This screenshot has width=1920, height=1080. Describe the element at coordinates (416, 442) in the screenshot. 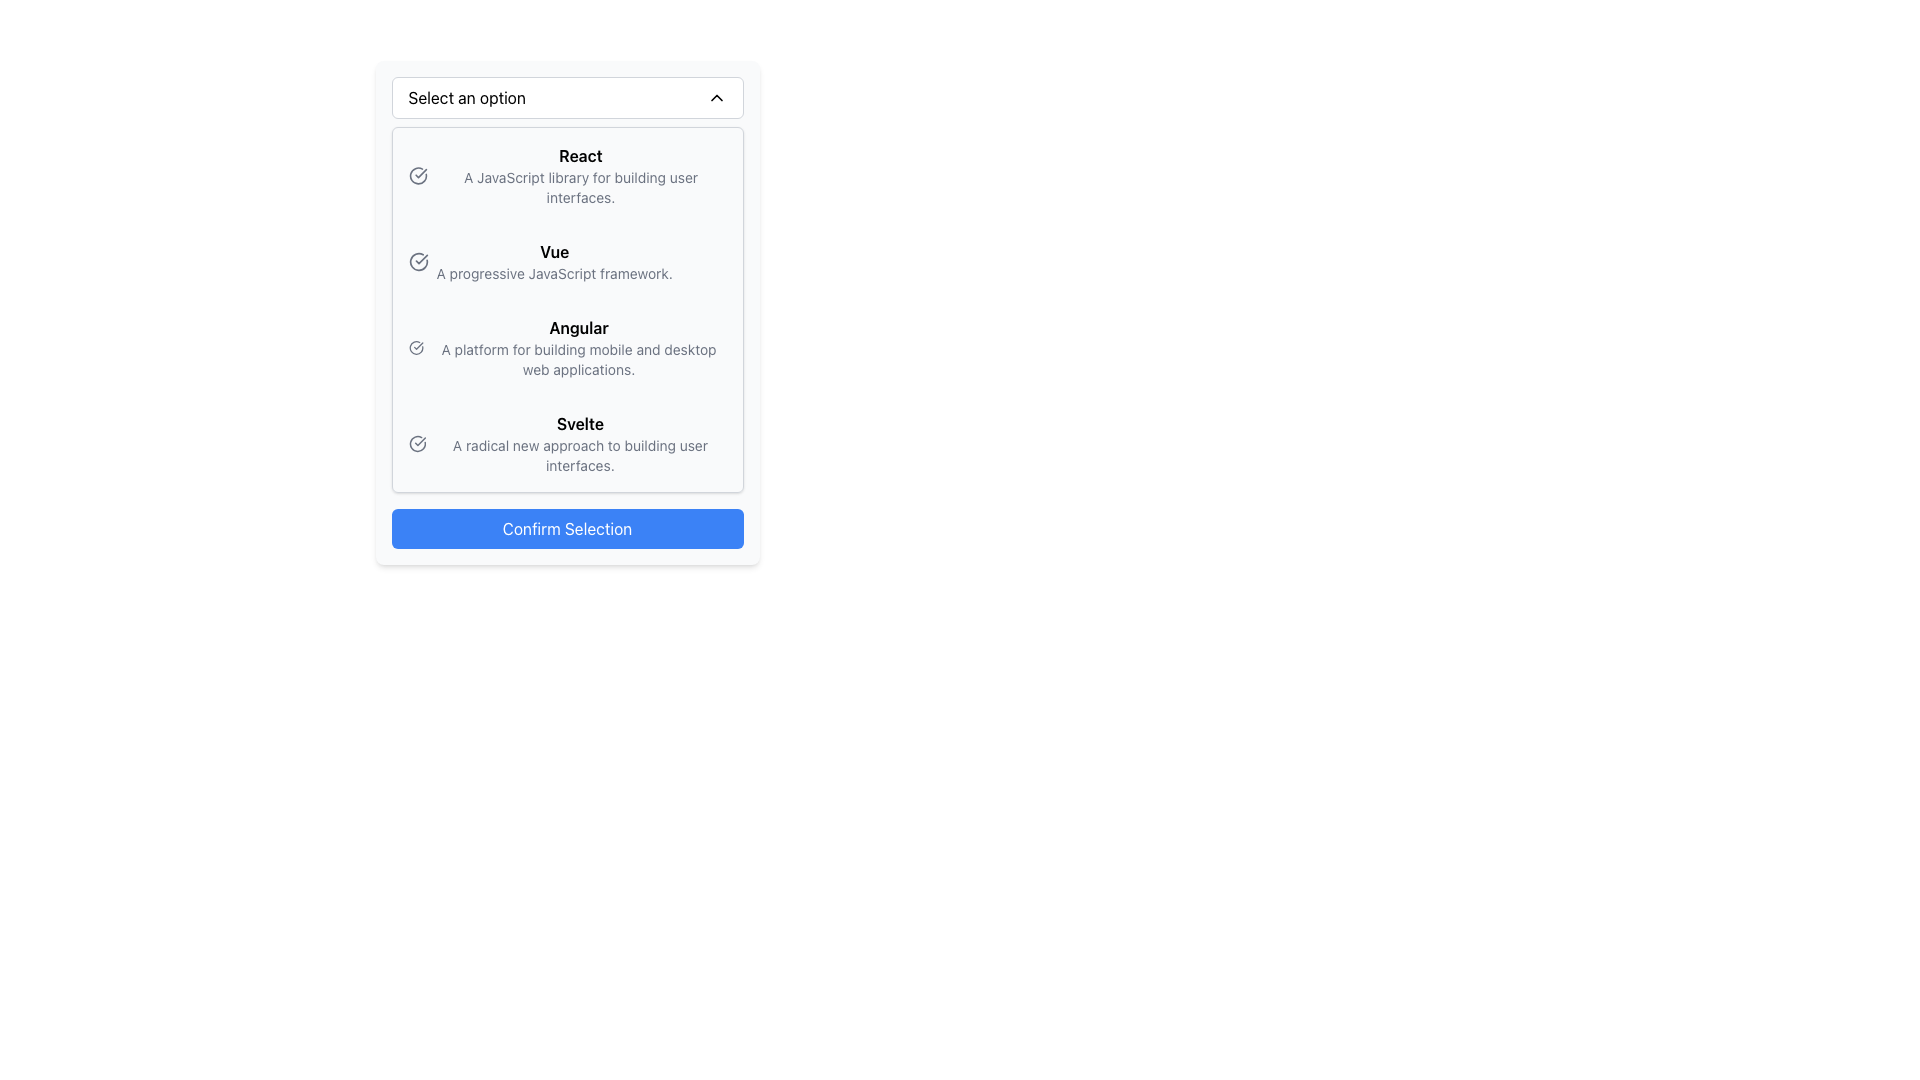

I see `the selection indicator SVG icon that visually indicates that 'Svelte' has been selected, positioned to the left of the text 'Svelte'` at that location.